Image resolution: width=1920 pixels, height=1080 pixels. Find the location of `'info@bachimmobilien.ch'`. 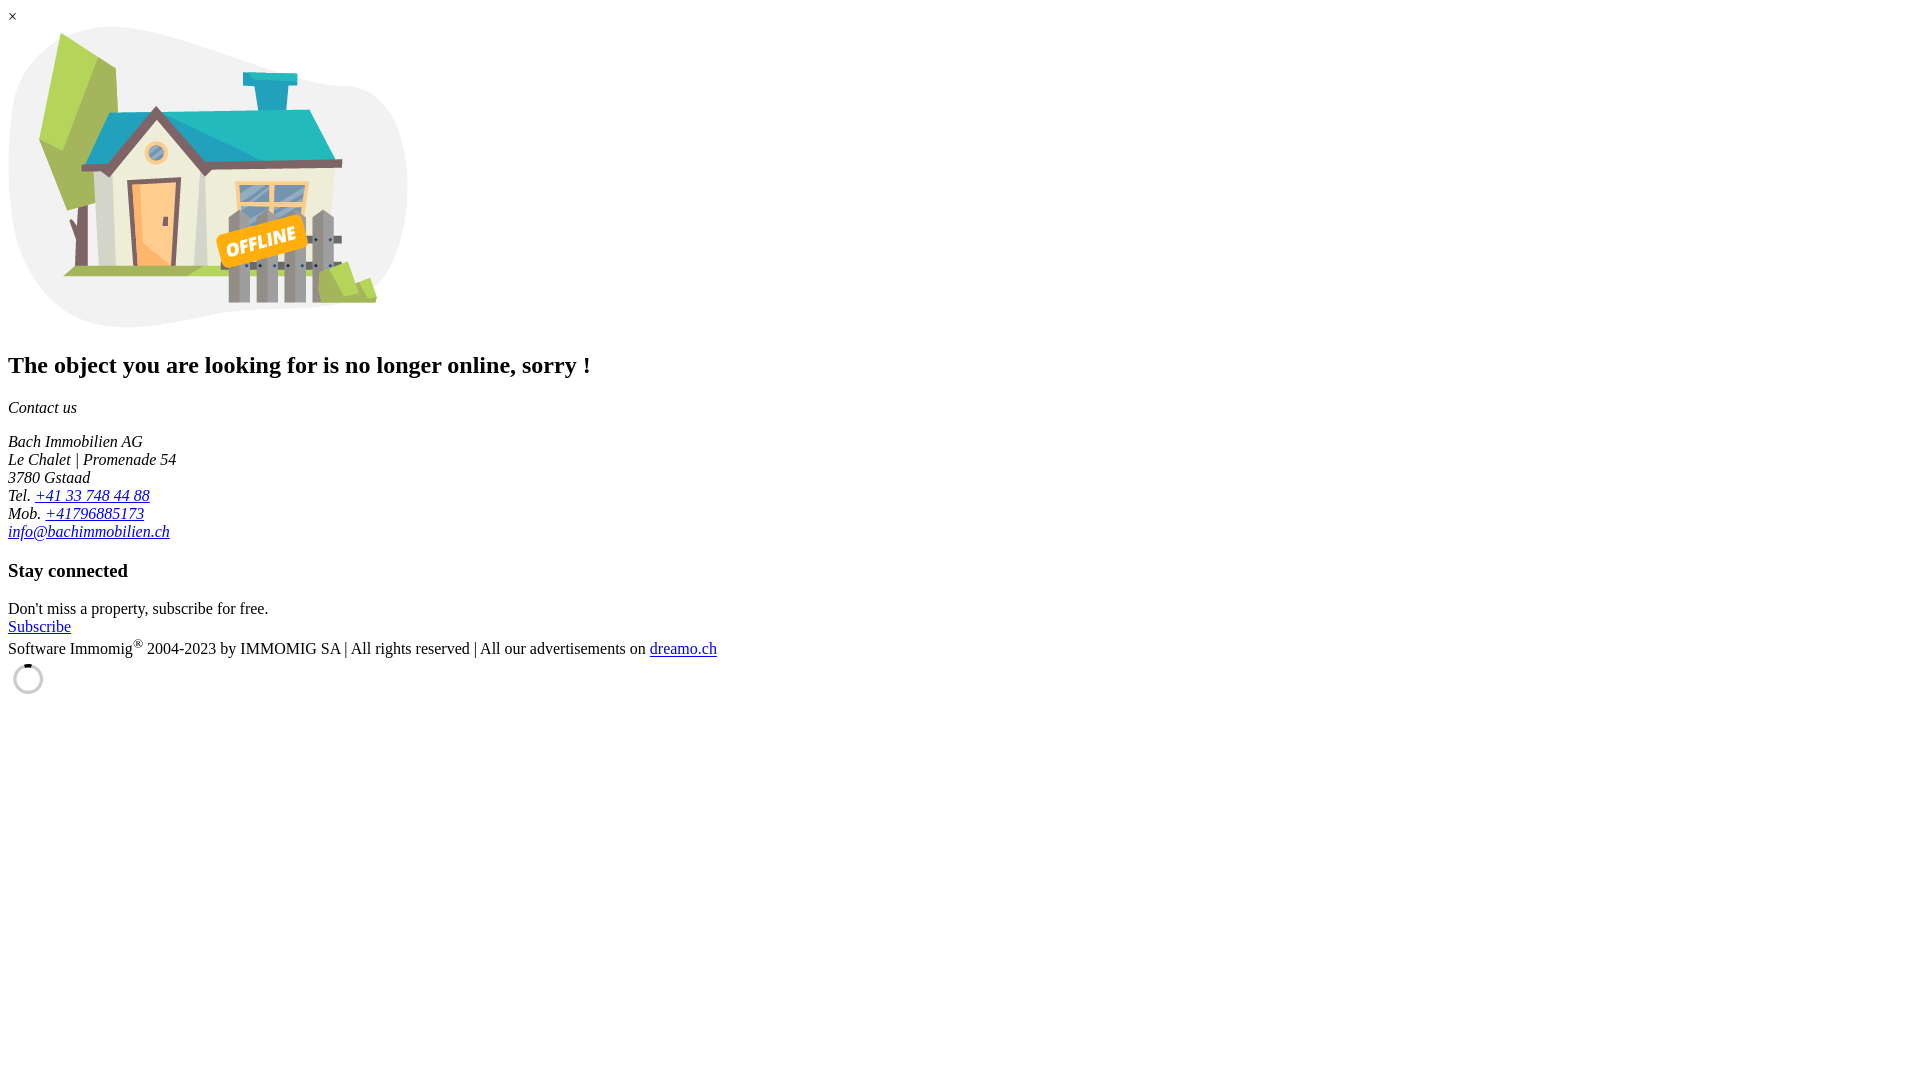

'info@bachimmobilien.ch' is located at coordinates (8, 530).